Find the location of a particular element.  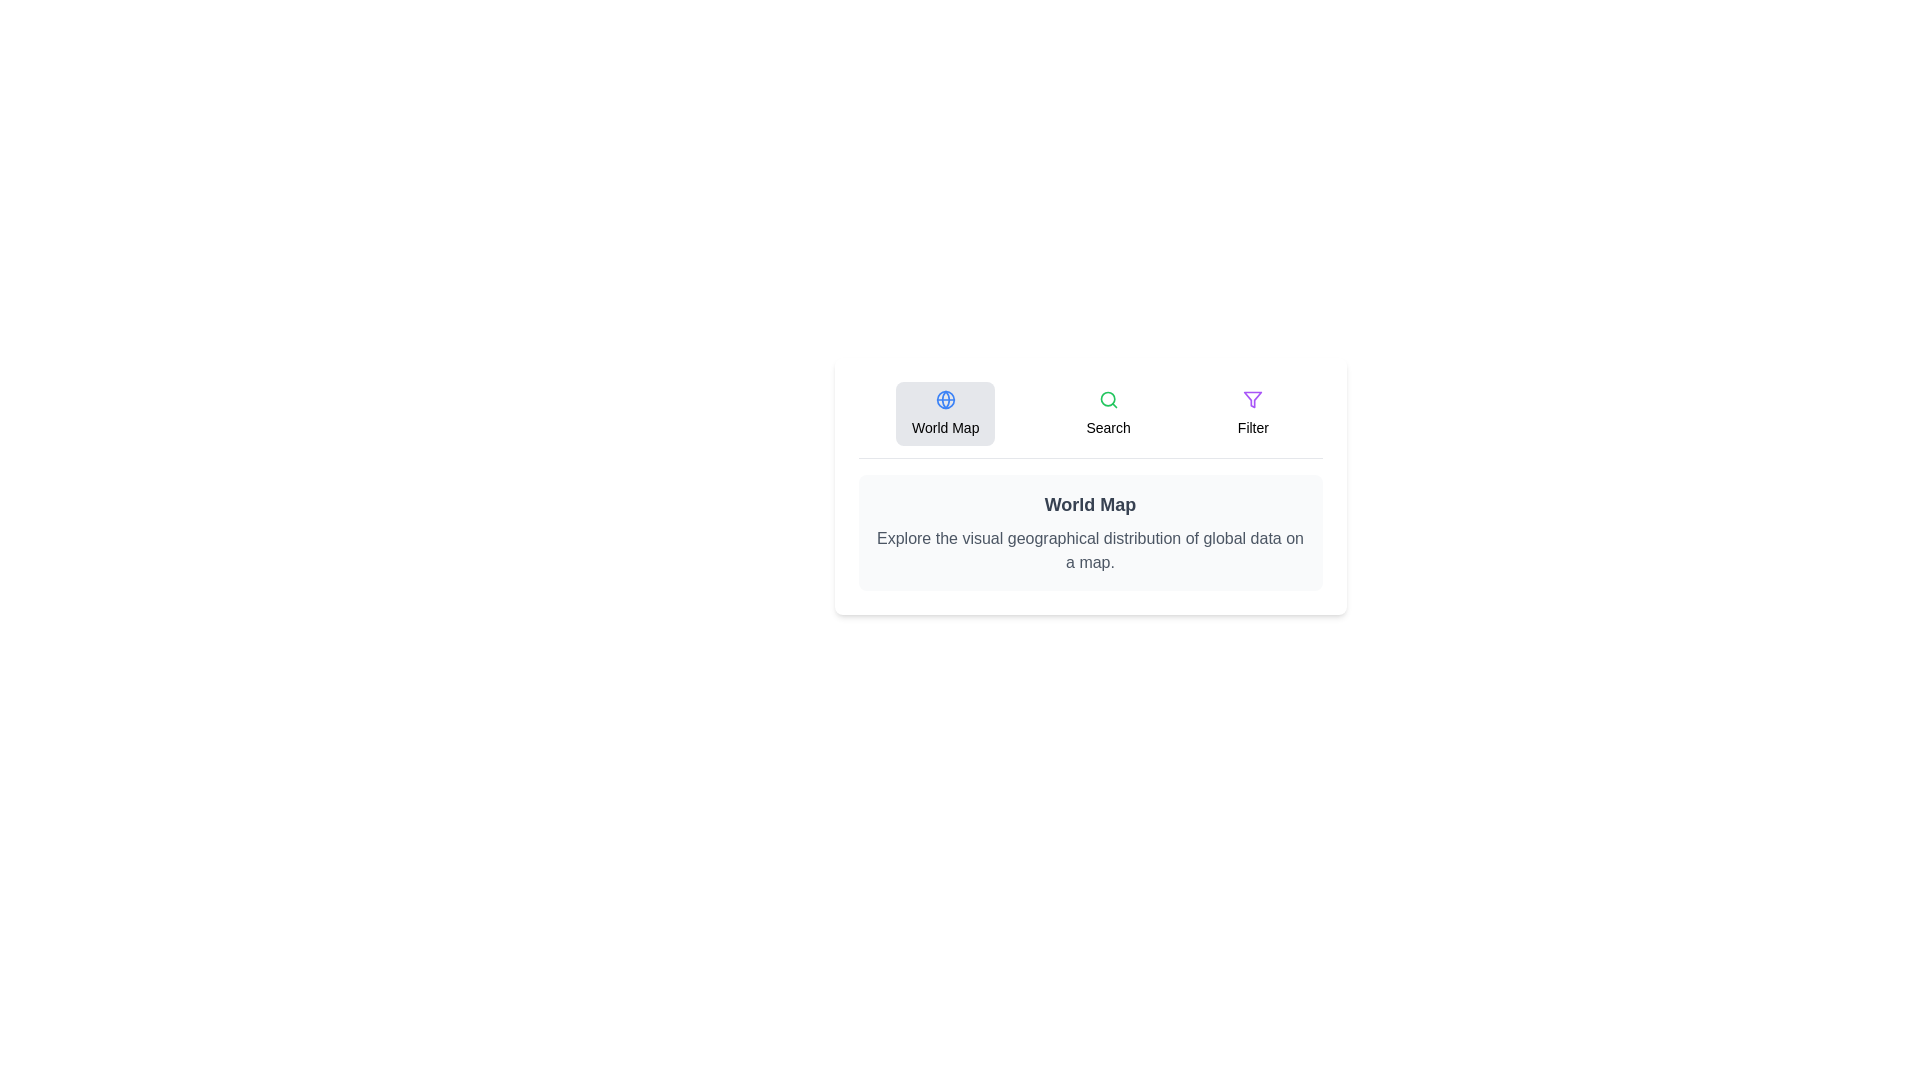

the tab labeled World Map to activate it is located at coordinates (944, 412).